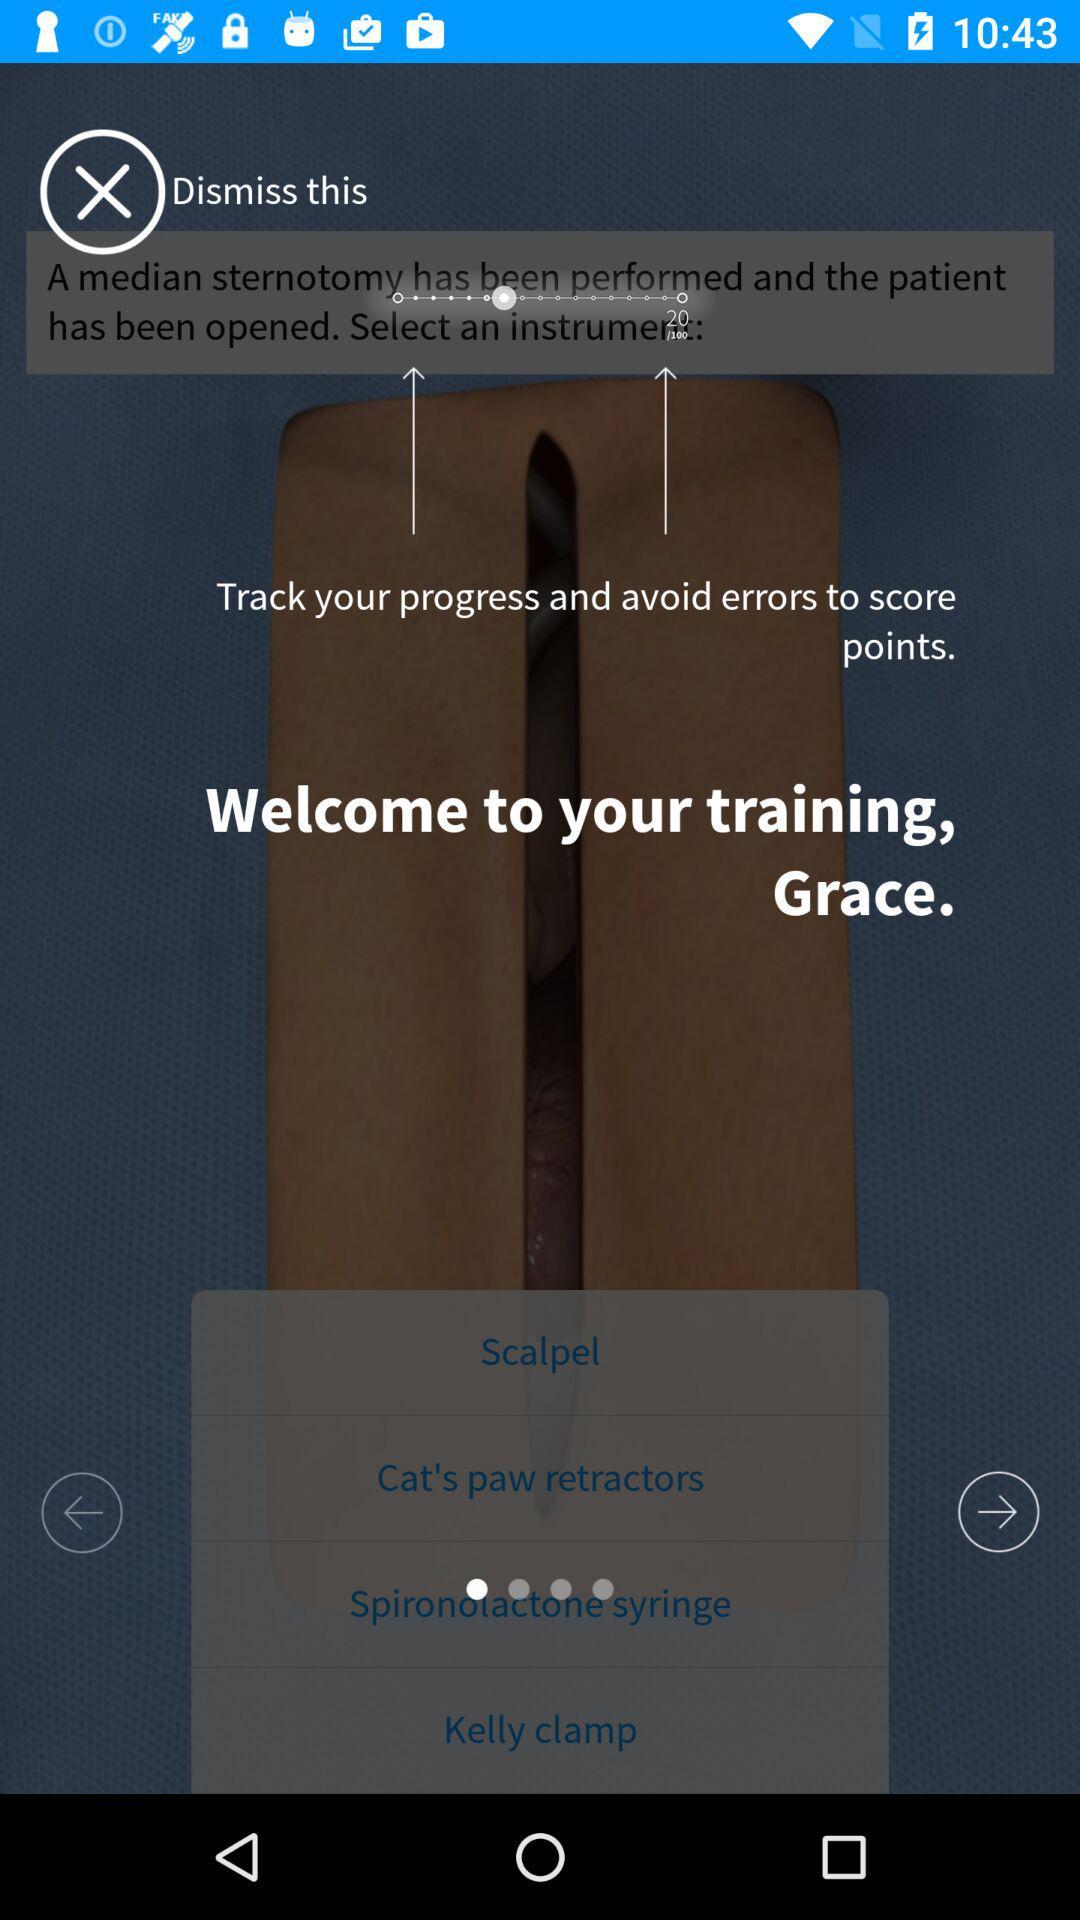 This screenshot has width=1080, height=1920. What do you see at coordinates (540, 1478) in the screenshot?
I see `the cat s paw icon` at bounding box center [540, 1478].